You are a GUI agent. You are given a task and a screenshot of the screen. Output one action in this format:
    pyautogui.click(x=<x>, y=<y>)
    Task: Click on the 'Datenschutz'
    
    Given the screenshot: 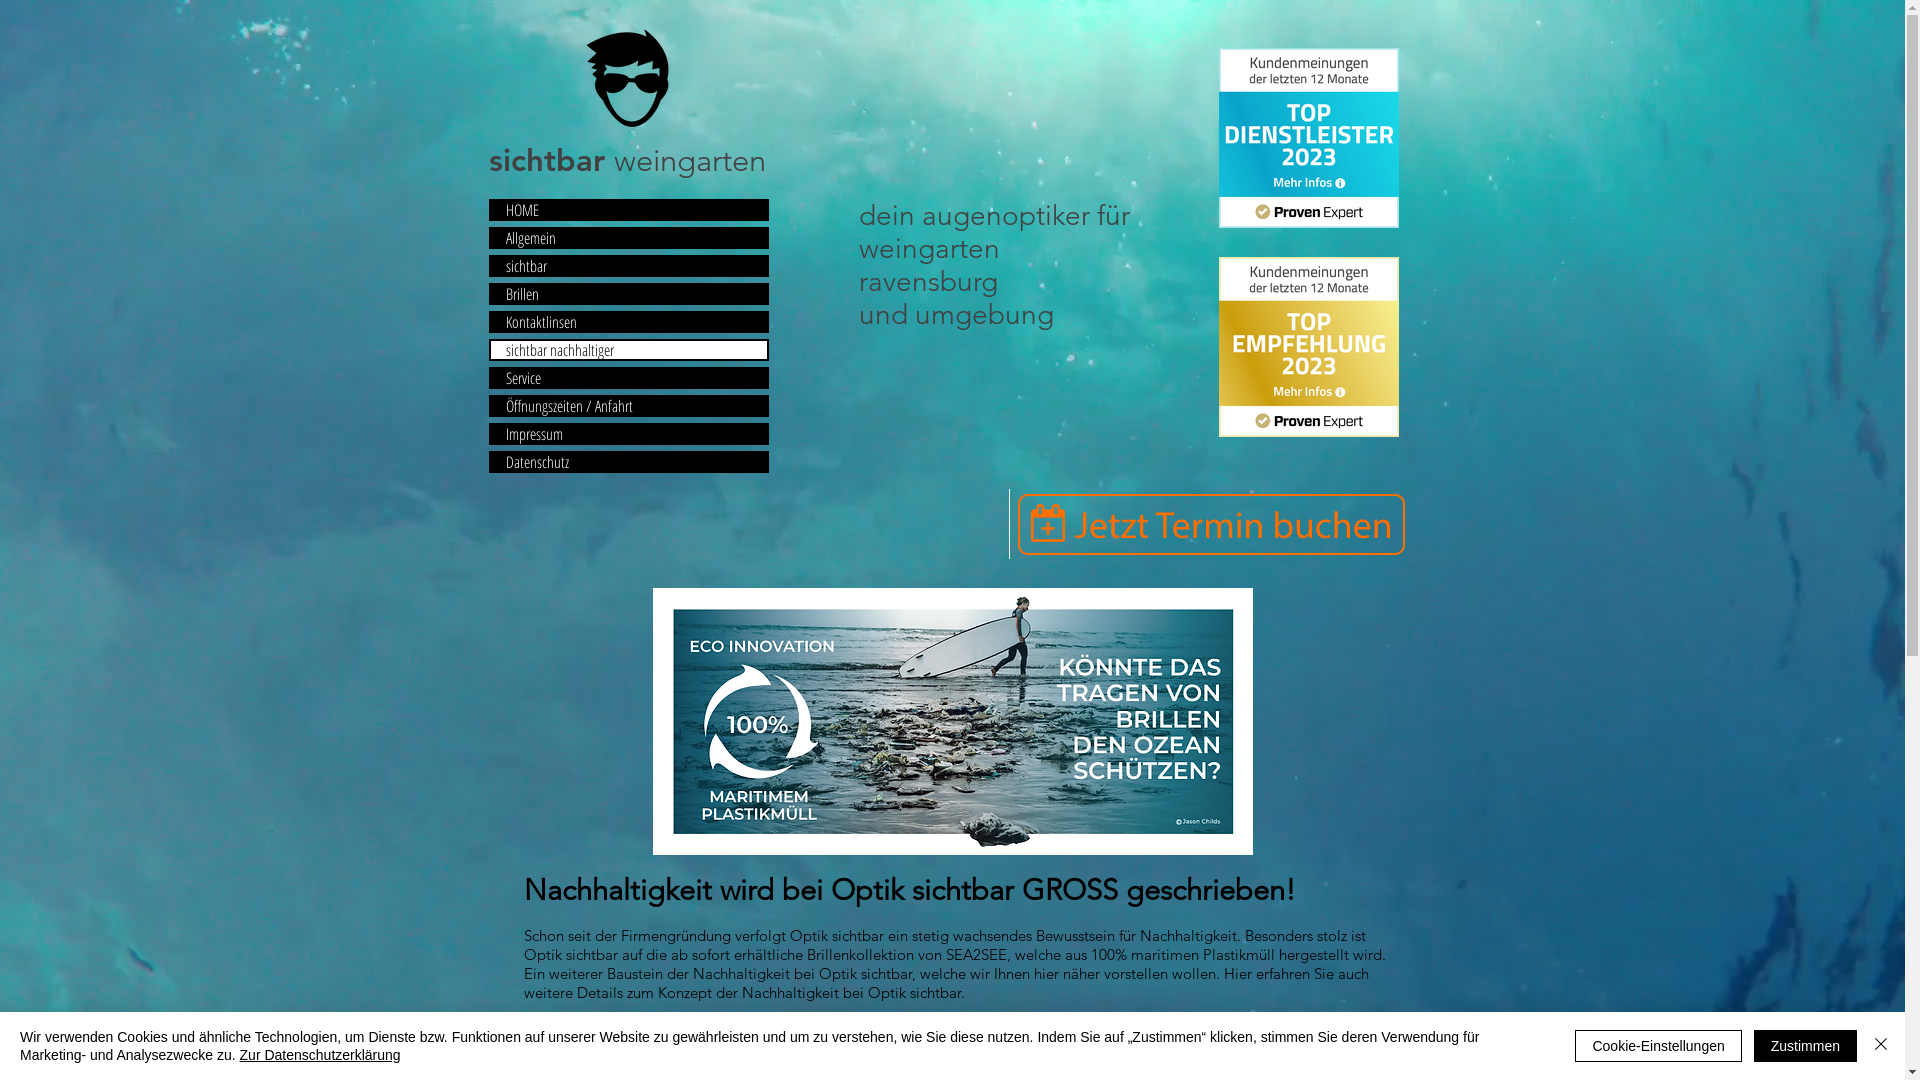 What is the action you would take?
    pyautogui.click(x=627, y=462)
    